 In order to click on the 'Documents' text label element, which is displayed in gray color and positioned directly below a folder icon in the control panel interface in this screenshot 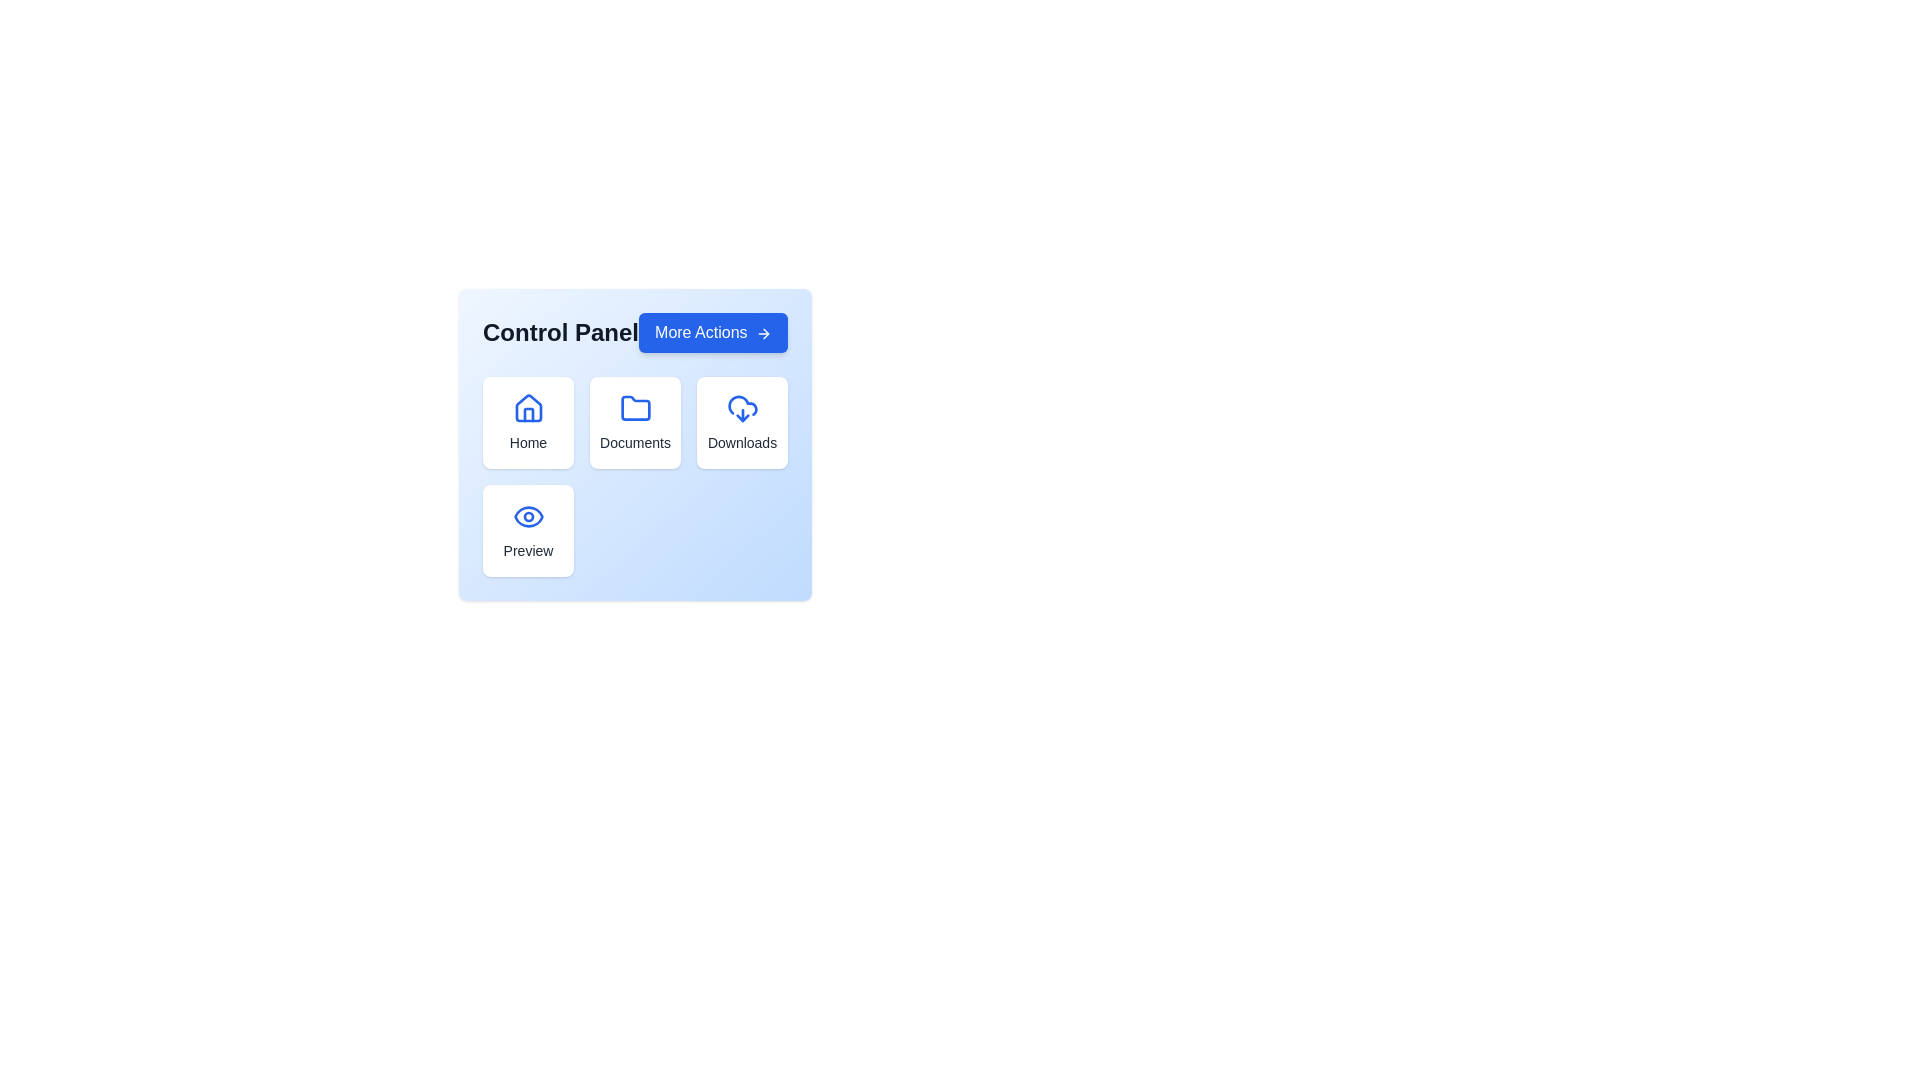, I will do `click(634, 442)`.